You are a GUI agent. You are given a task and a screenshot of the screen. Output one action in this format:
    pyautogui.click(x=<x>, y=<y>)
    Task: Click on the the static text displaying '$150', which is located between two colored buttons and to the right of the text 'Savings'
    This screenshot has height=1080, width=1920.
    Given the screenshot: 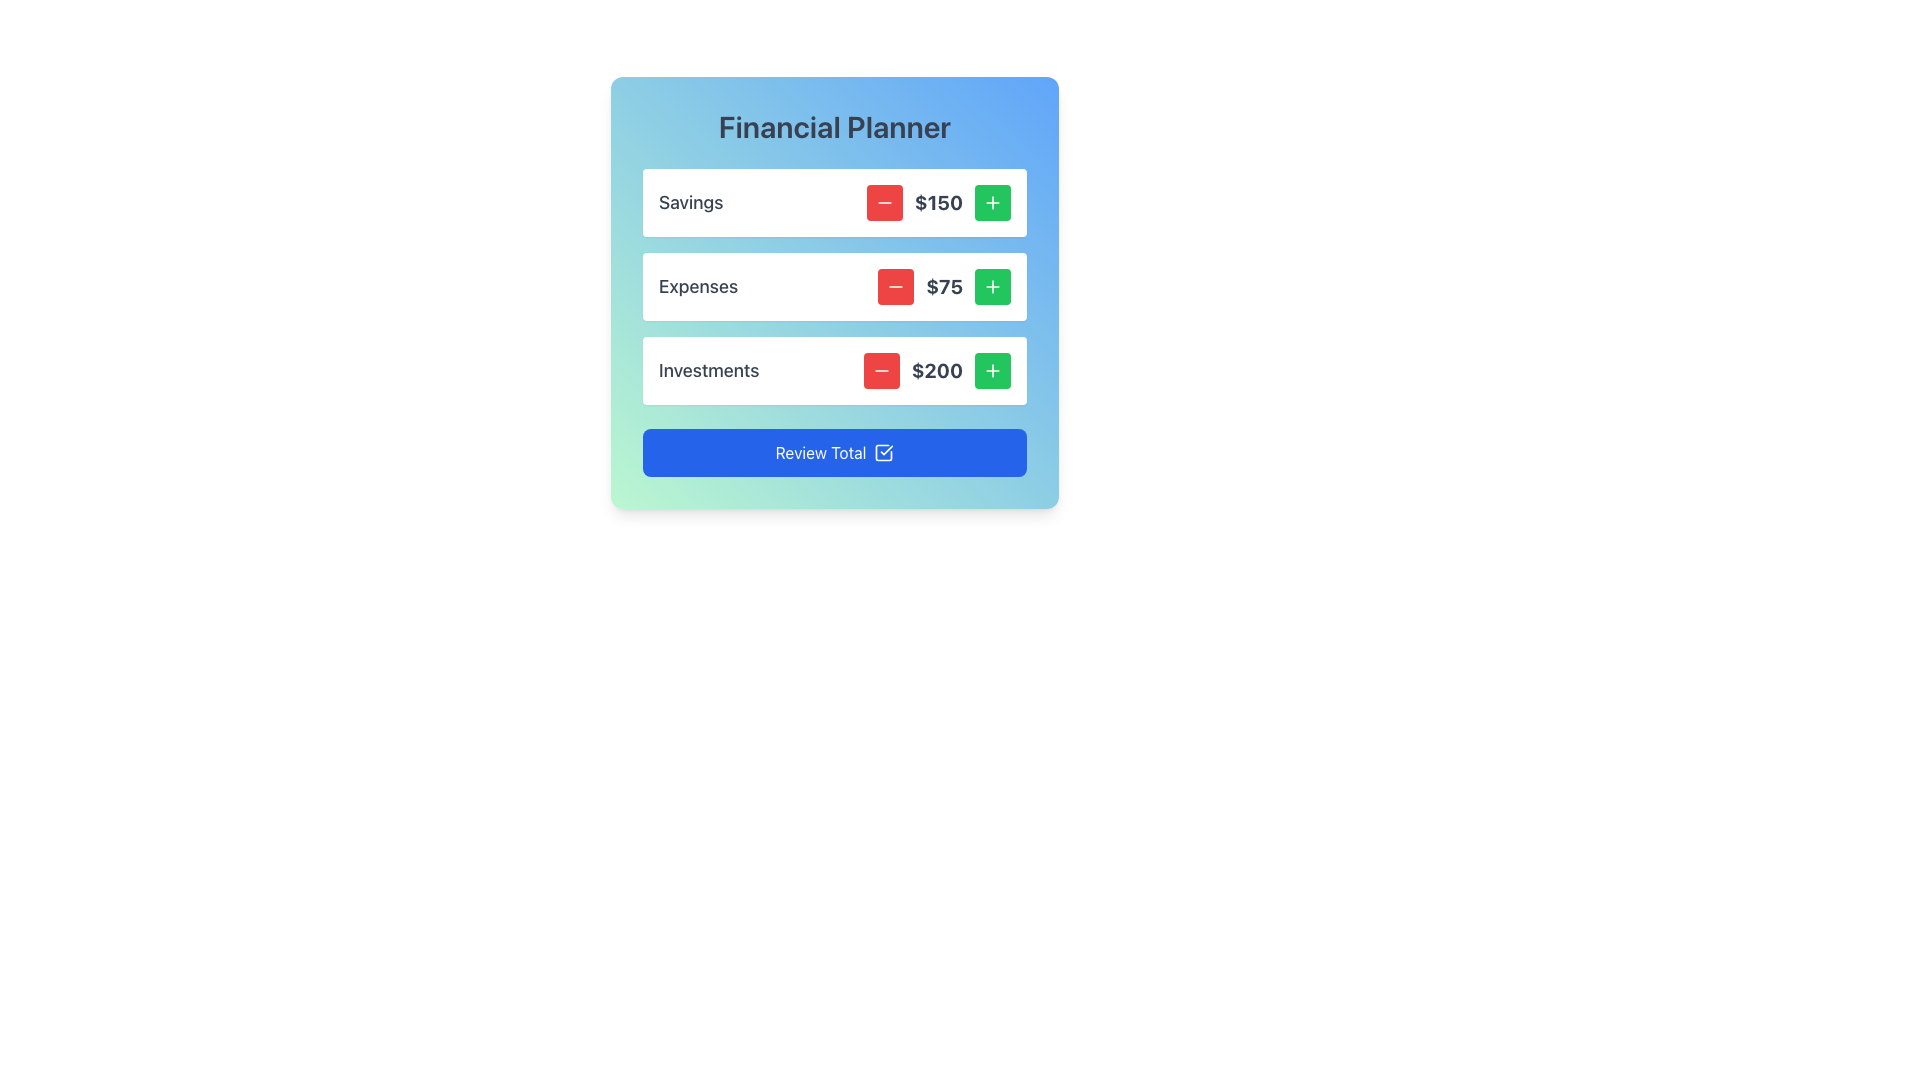 What is the action you would take?
    pyautogui.click(x=937, y=203)
    